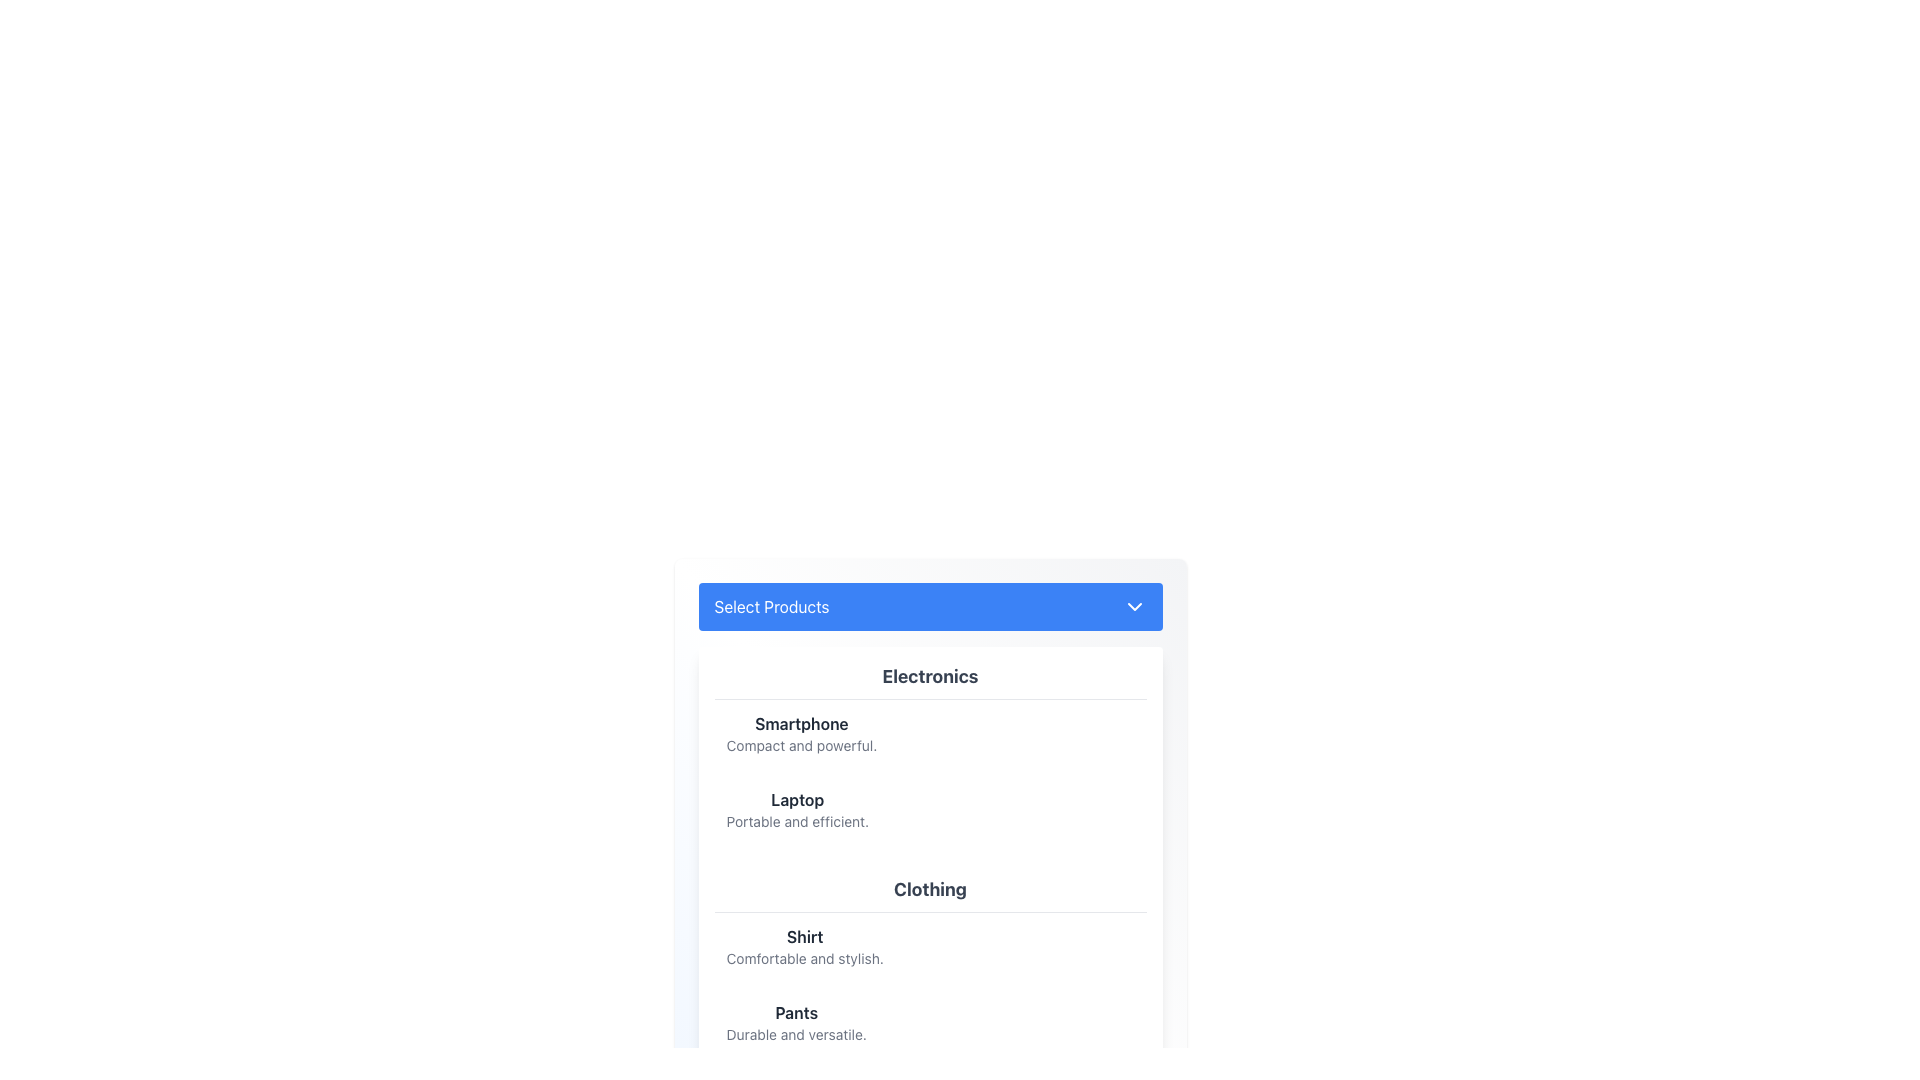 Image resolution: width=1920 pixels, height=1080 pixels. I want to click on the List Item representing a laptop product located under the 'Electronics' category, so click(929, 810).